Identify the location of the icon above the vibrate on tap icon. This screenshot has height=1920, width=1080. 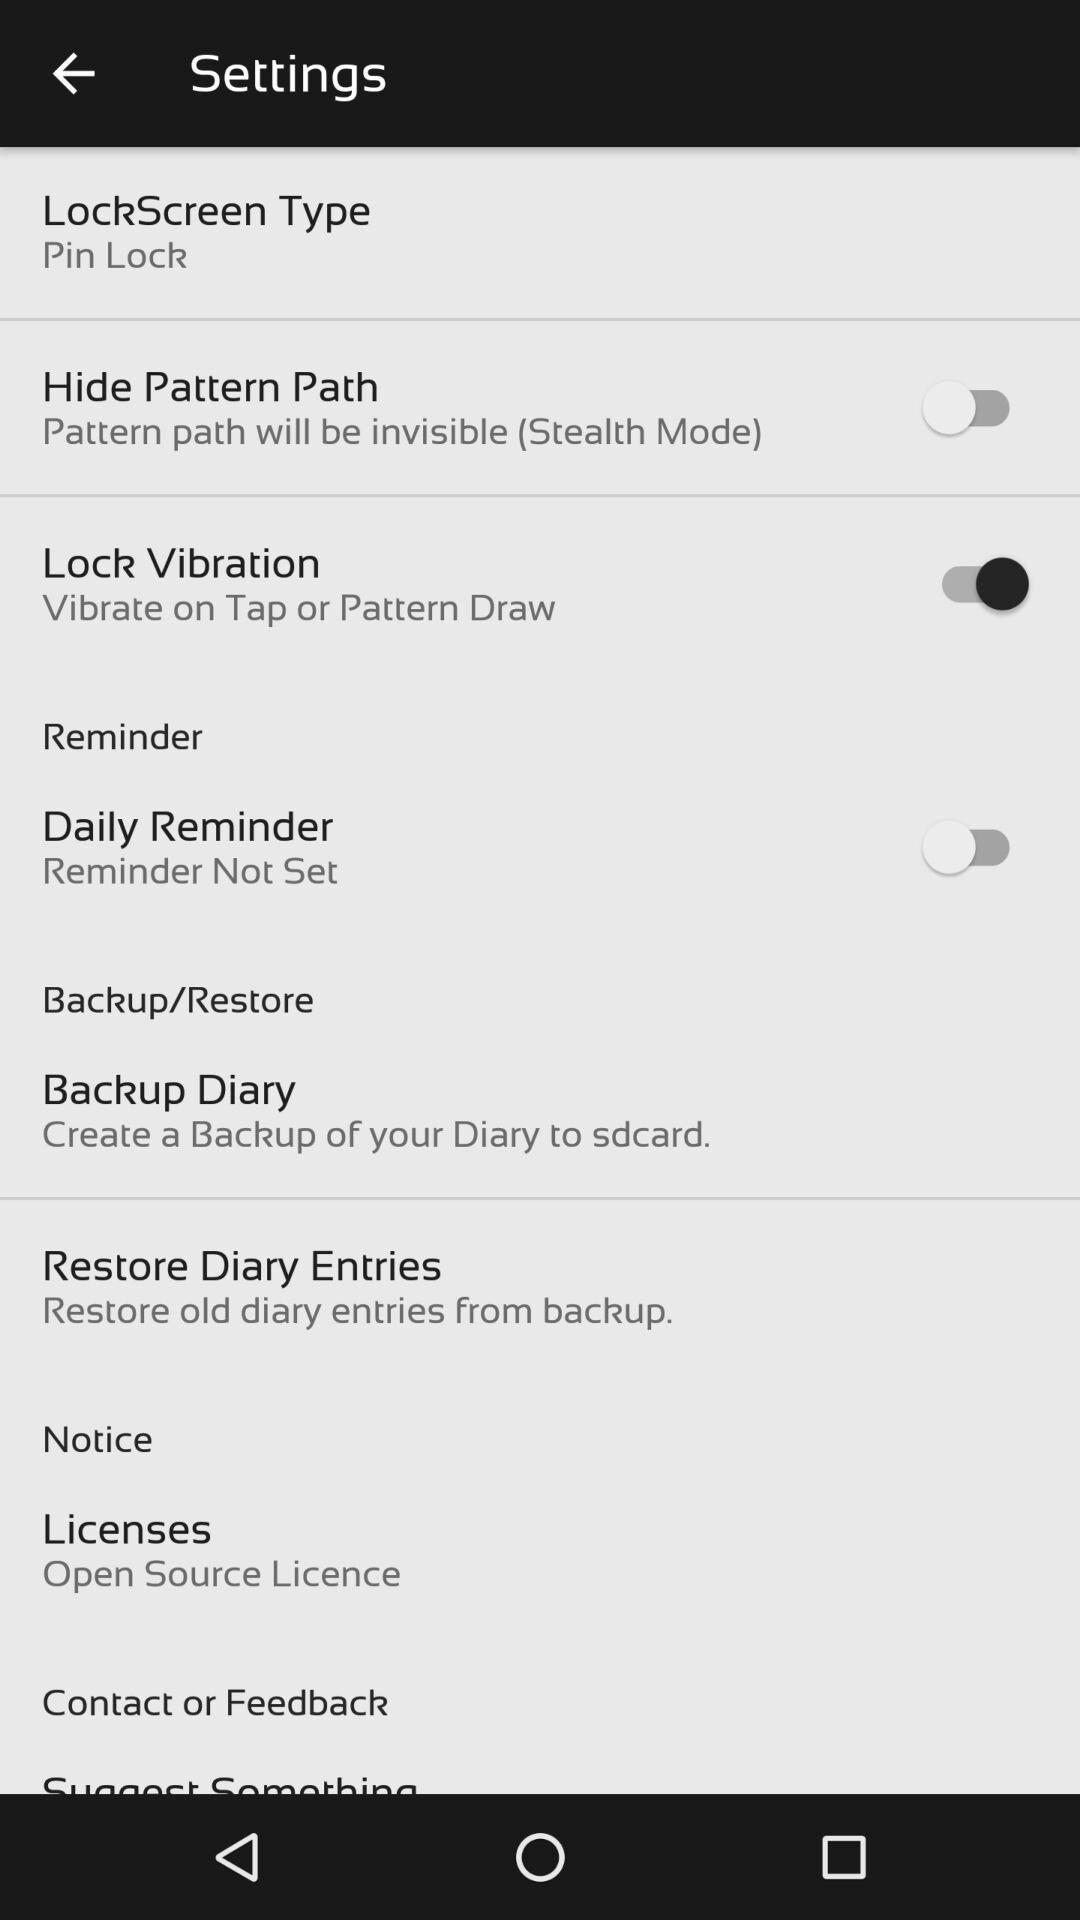
(181, 561).